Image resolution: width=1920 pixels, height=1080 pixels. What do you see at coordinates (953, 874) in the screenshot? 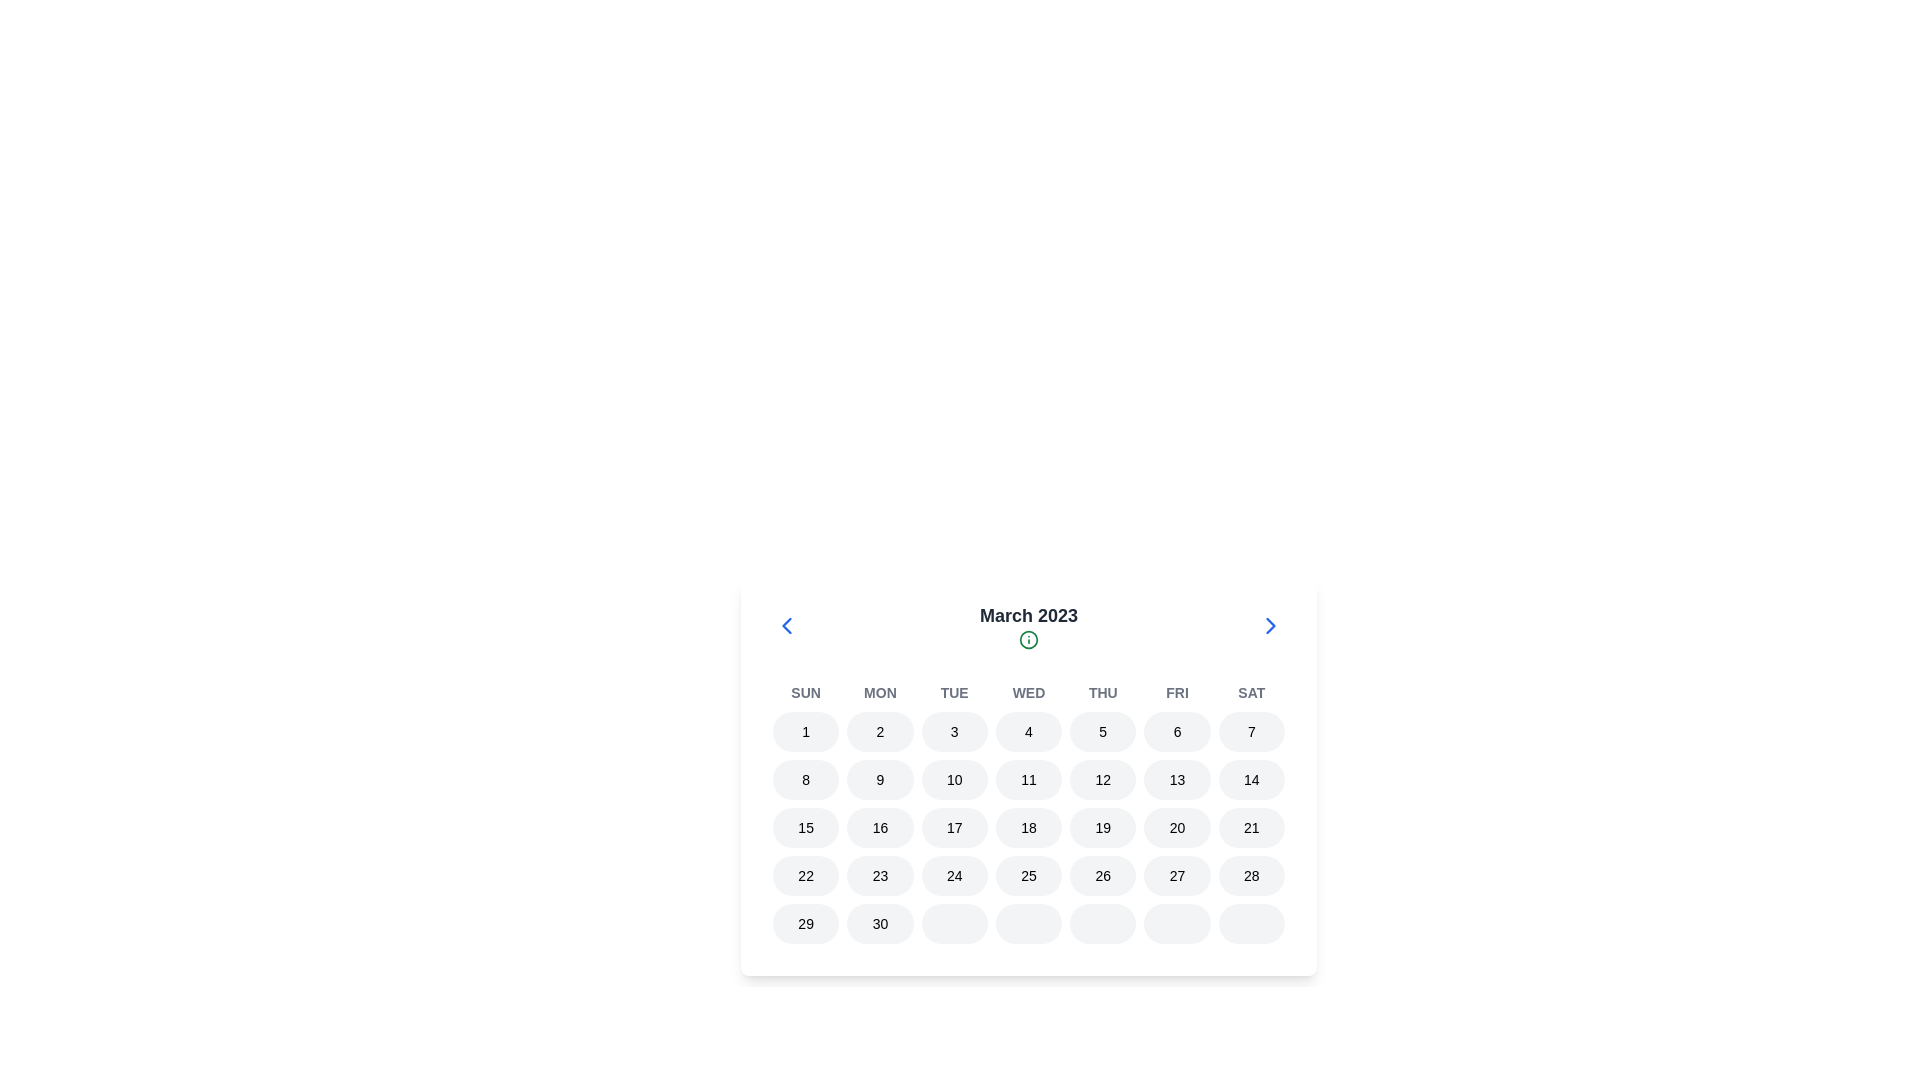
I see `the button representing the 24th day of the month in the calendar interface` at bounding box center [953, 874].